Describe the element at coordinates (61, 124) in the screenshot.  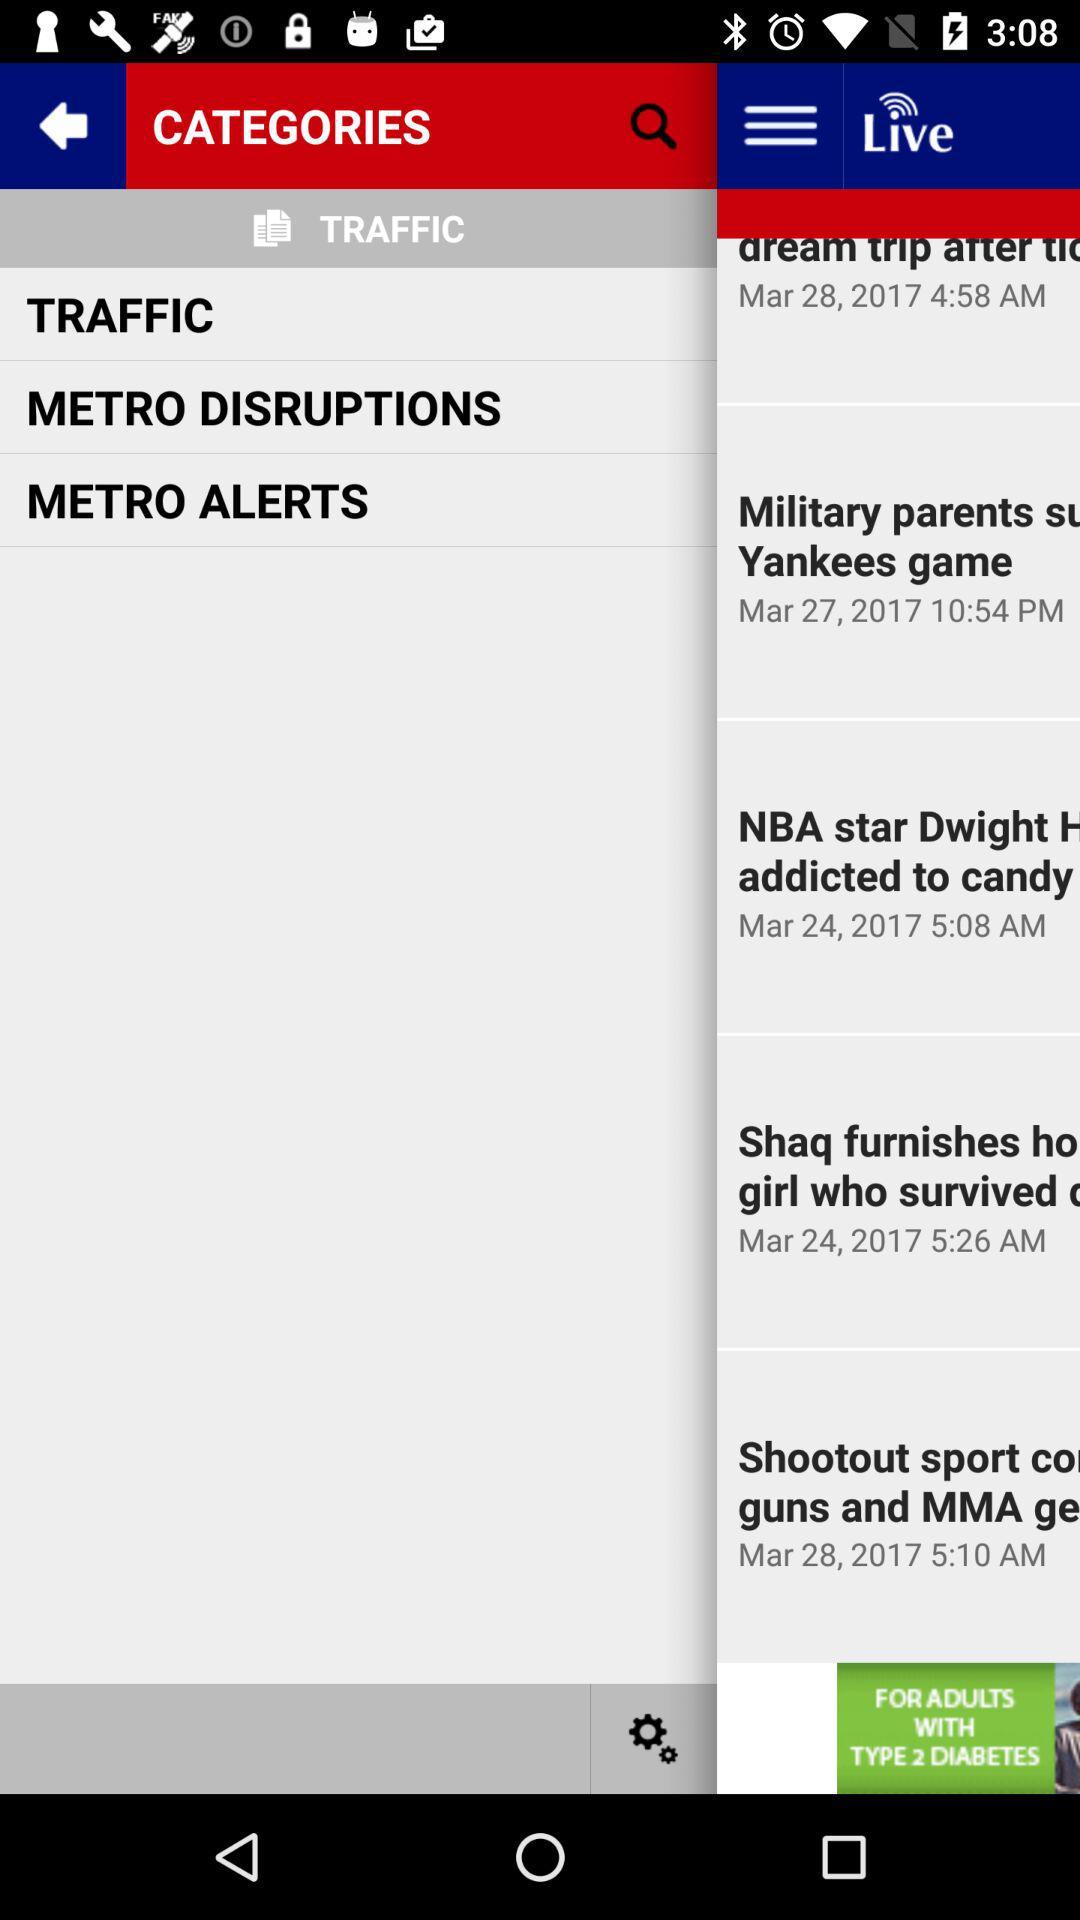
I see `back arrow icon` at that location.